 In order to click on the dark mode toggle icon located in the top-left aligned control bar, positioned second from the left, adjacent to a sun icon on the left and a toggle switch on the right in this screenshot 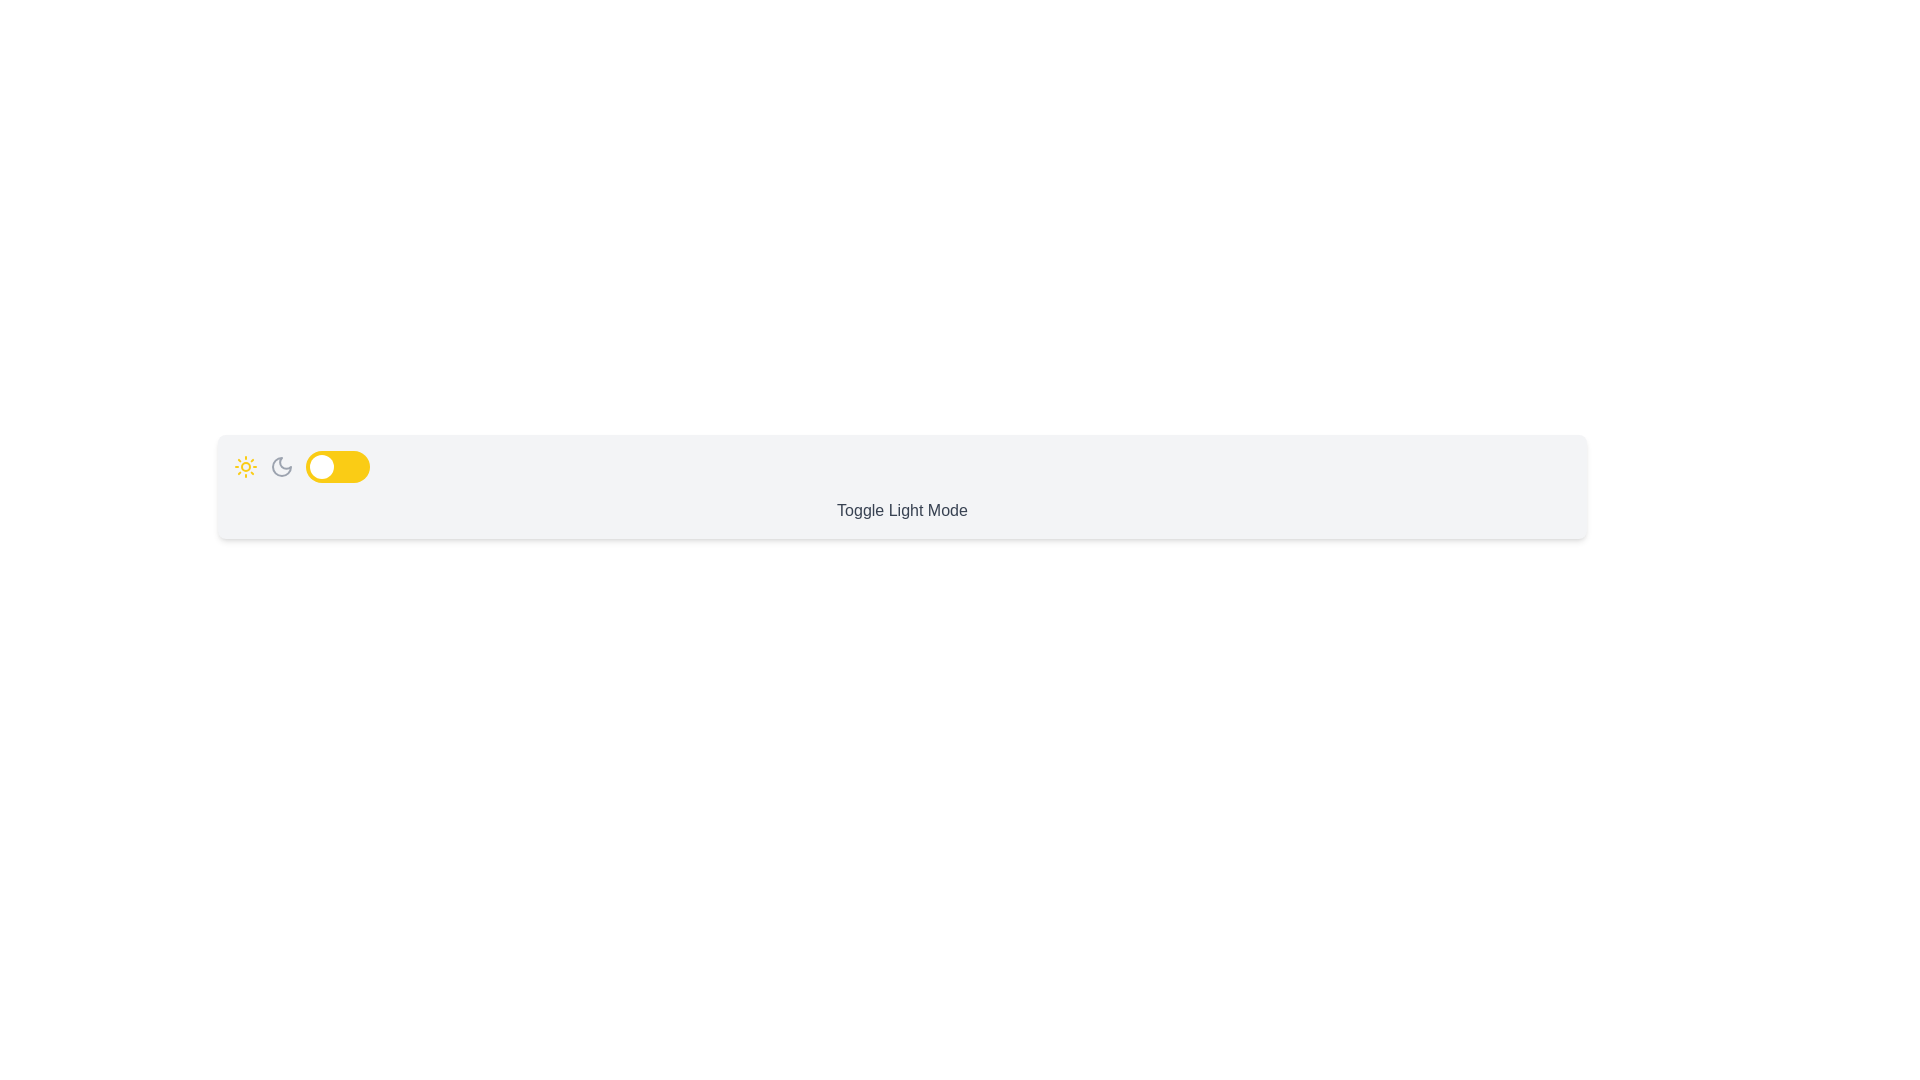, I will do `click(281, 466)`.